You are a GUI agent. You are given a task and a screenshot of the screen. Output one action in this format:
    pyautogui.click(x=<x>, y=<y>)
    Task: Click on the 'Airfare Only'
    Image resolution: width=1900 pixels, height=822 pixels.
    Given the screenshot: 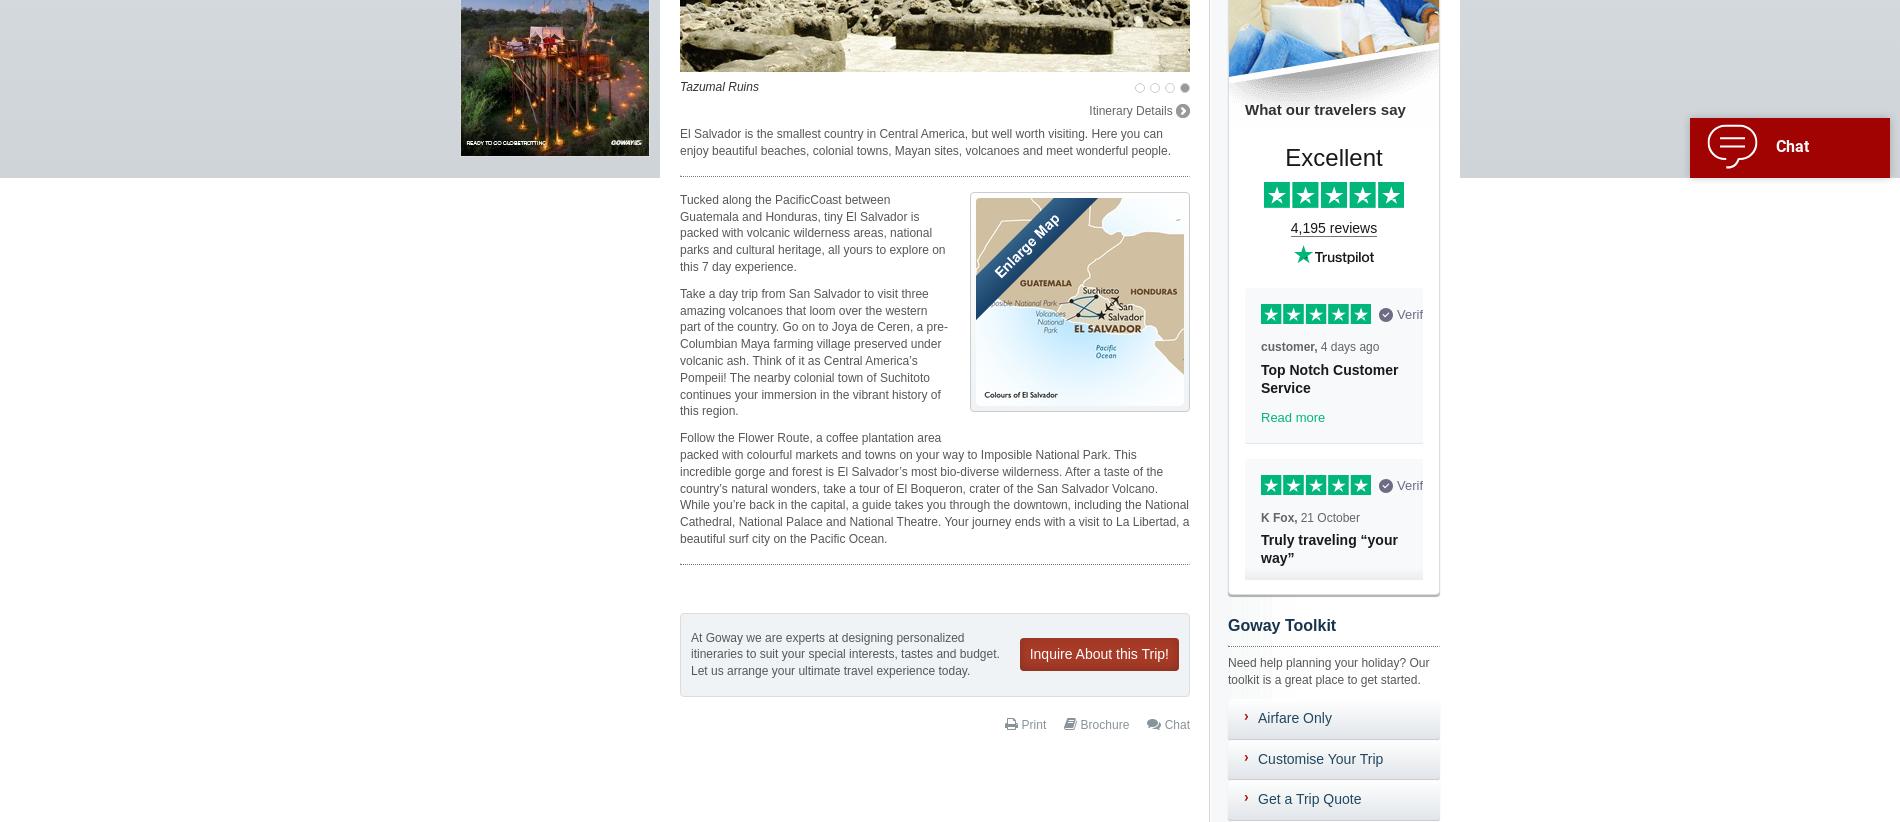 What is the action you would take?
    pyautogui.click(x=1293, y=717)
    